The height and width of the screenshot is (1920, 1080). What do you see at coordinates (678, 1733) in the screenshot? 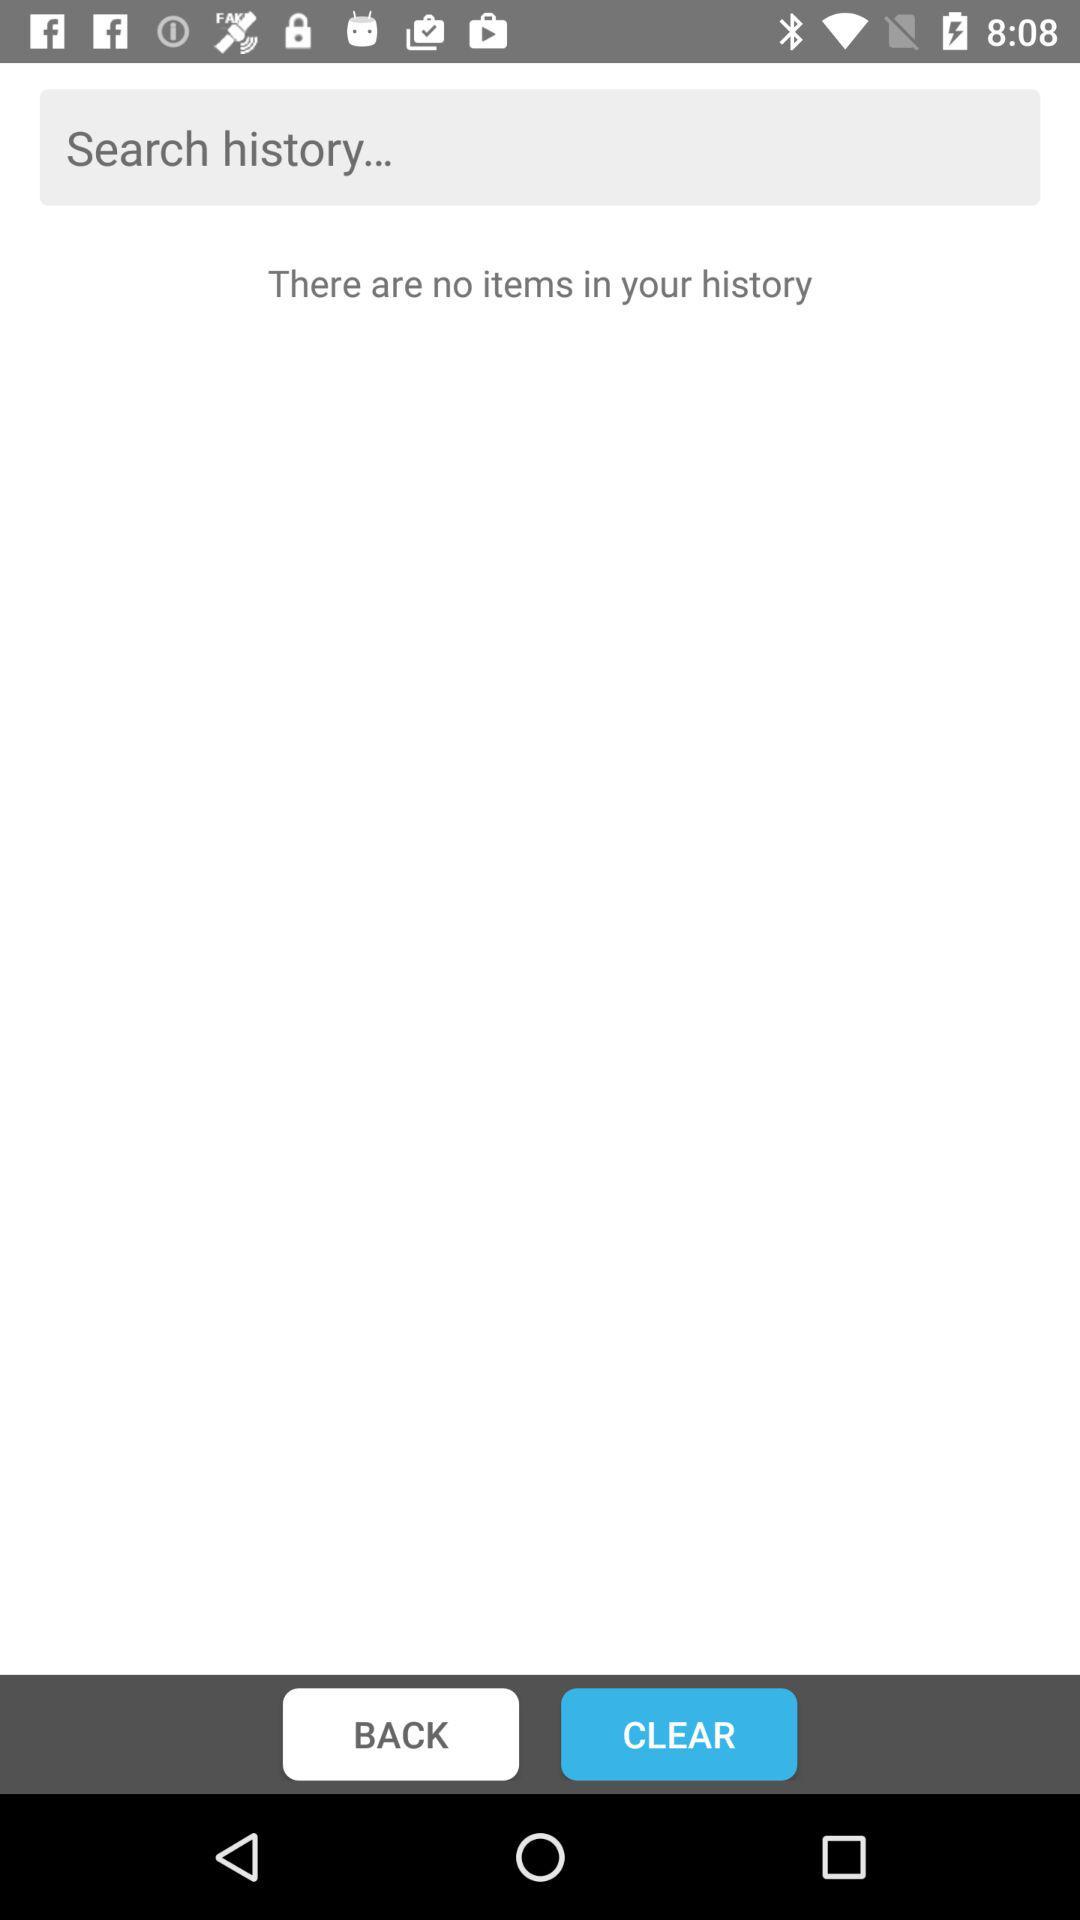
I see `the clear` at bounding box center [678, 1733].